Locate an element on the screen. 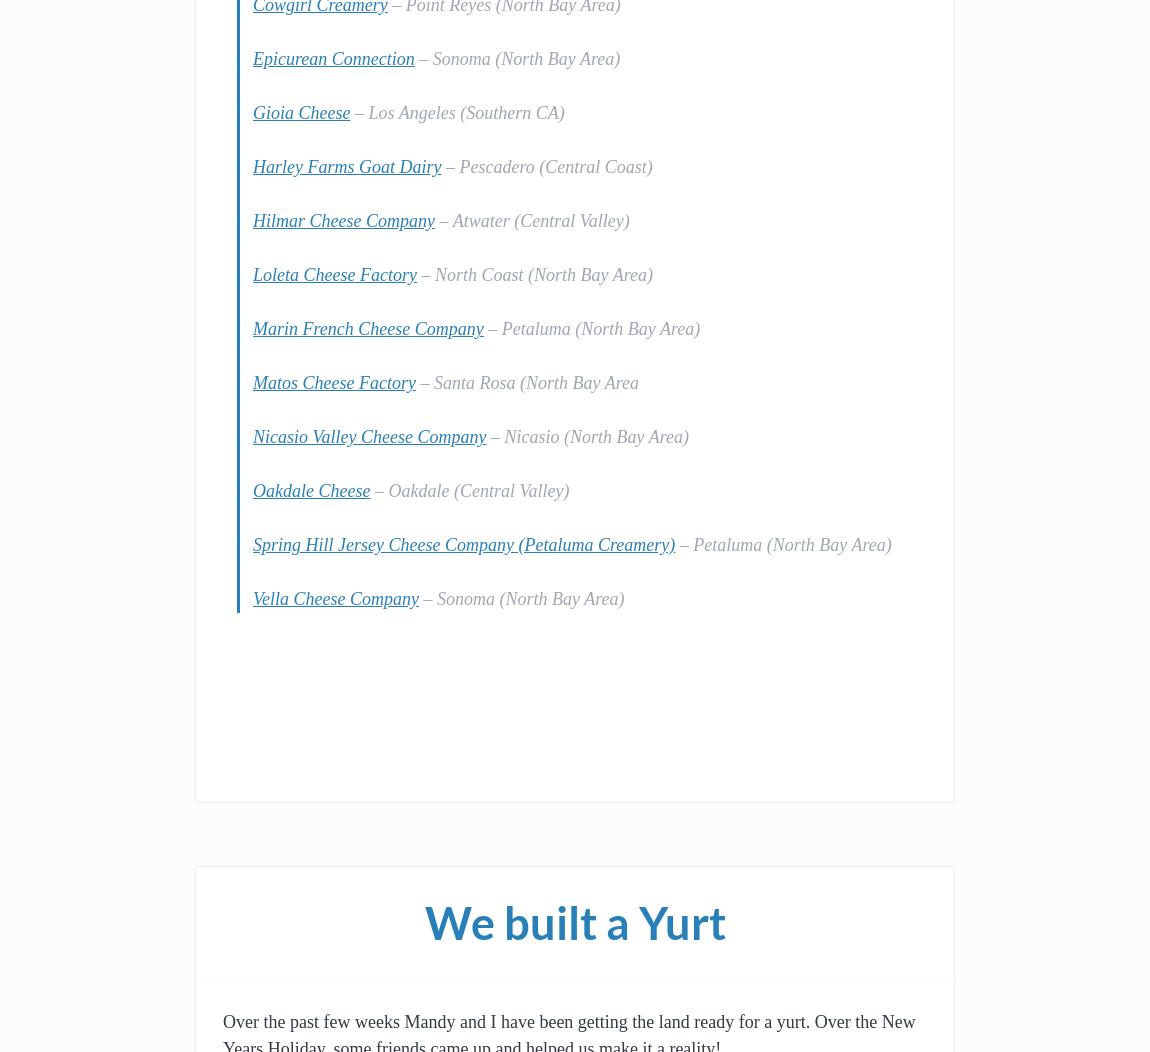 The height and width of the screenshot is (1052, 1150). 'Gioia Cheese' is located at coordinates (301, 112).